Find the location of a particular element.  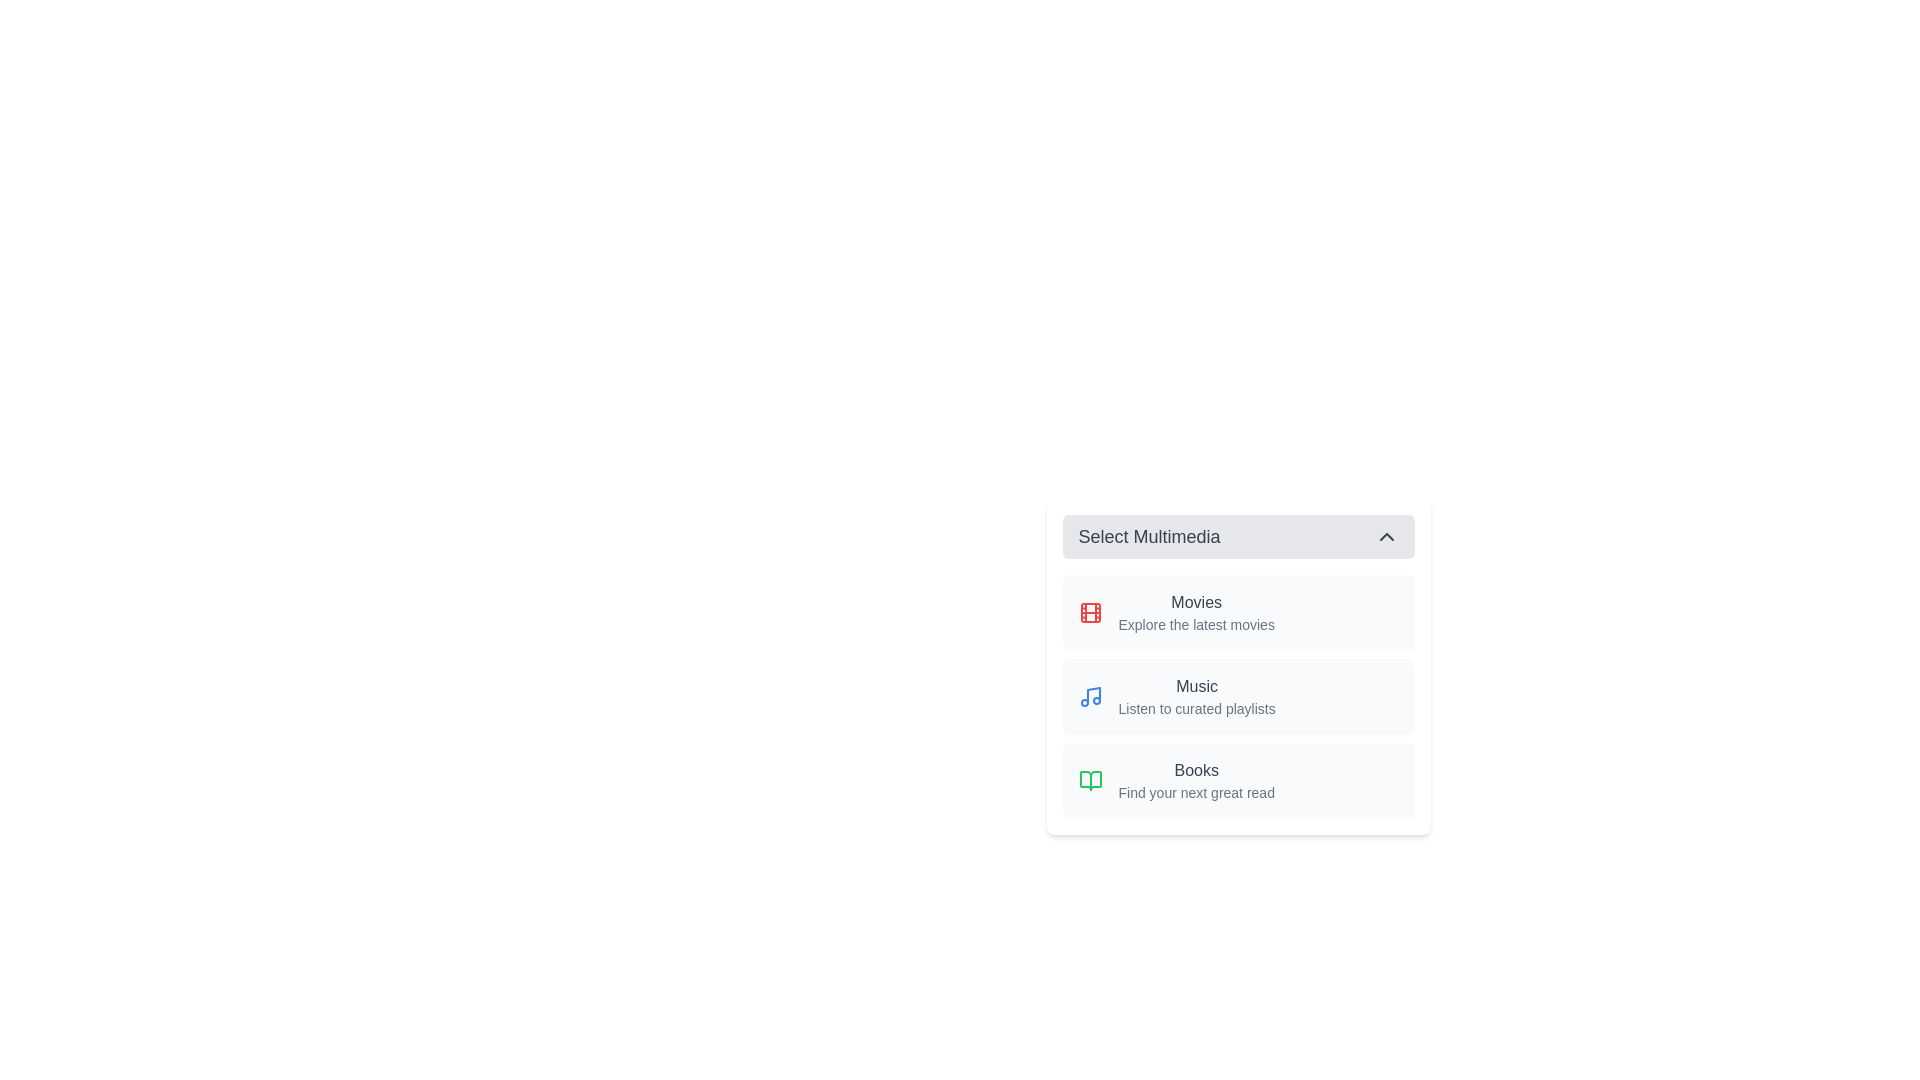

the 'Music' text label component which features bold text and a subtitle in a vertical list of multimedia options is located at coordinates (1197, 696).